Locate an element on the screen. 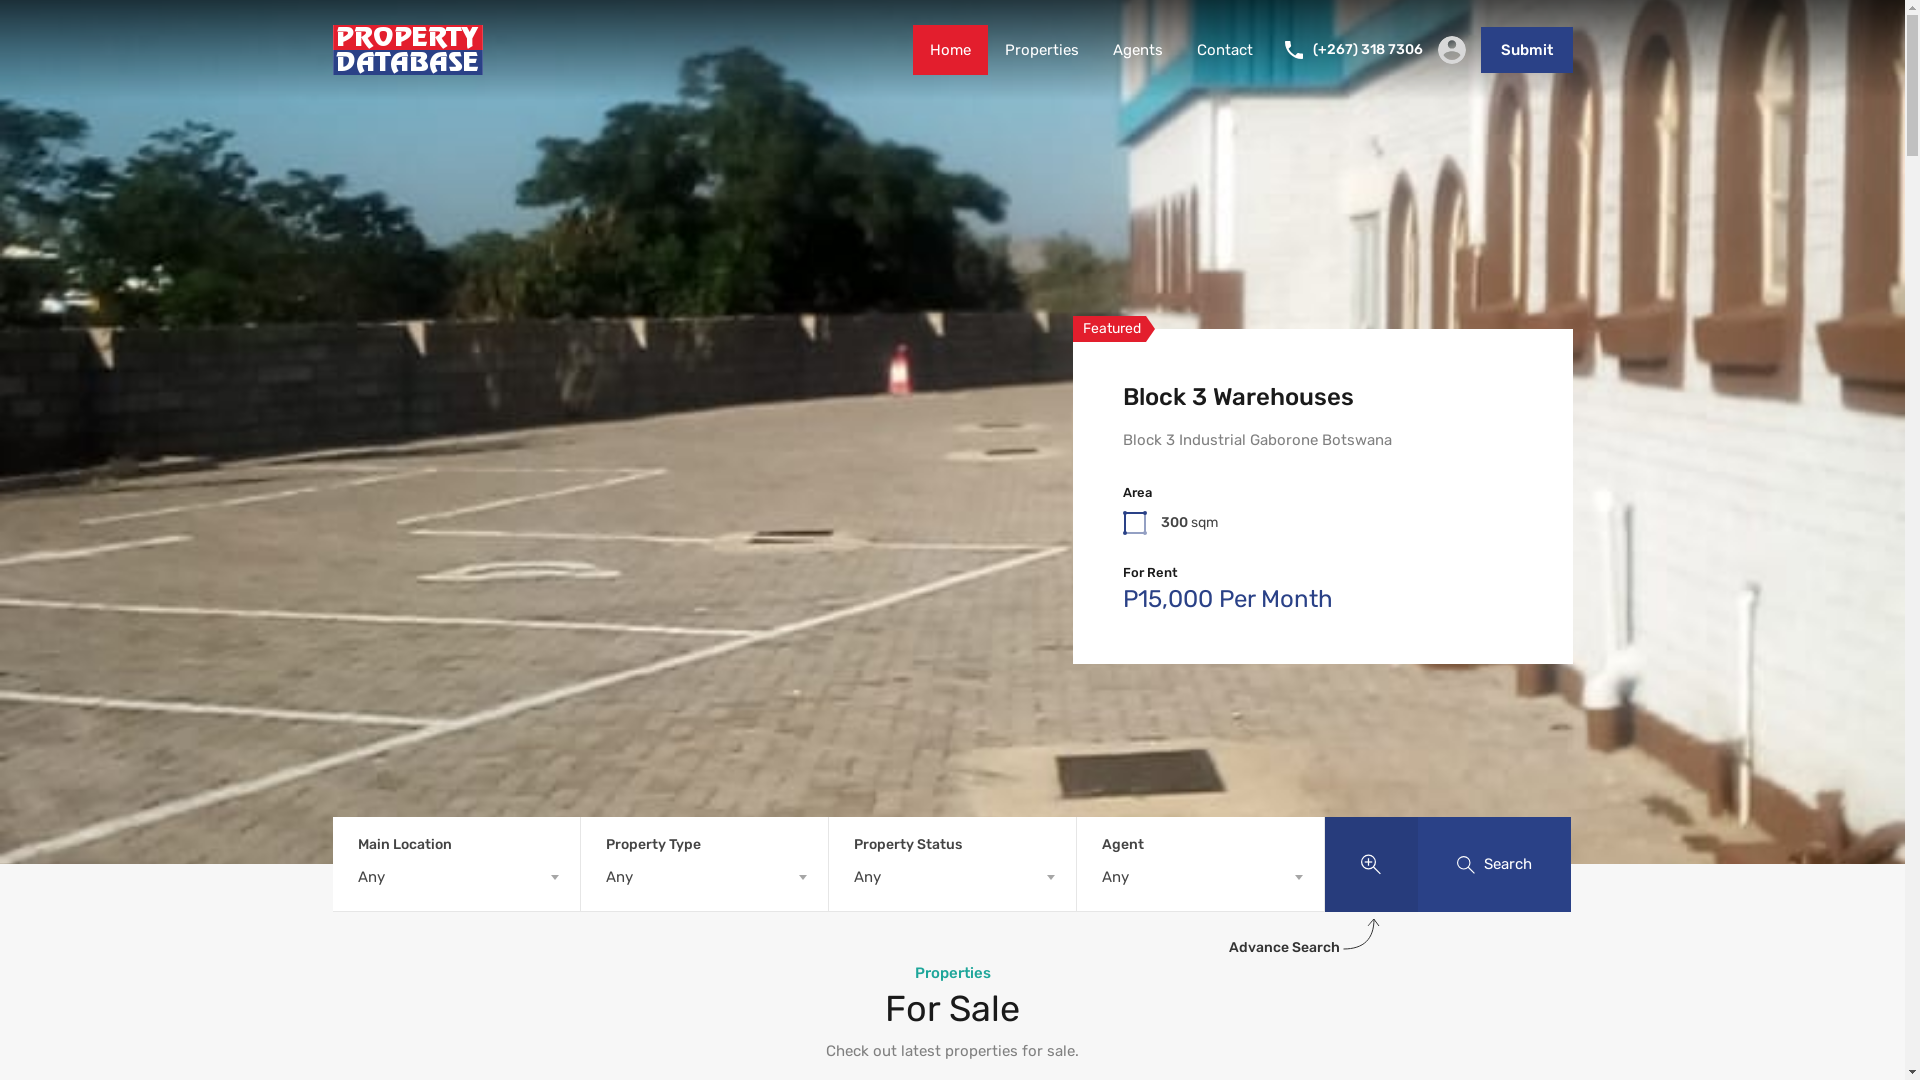  'Properties' is located at coordinates (1040, 49).